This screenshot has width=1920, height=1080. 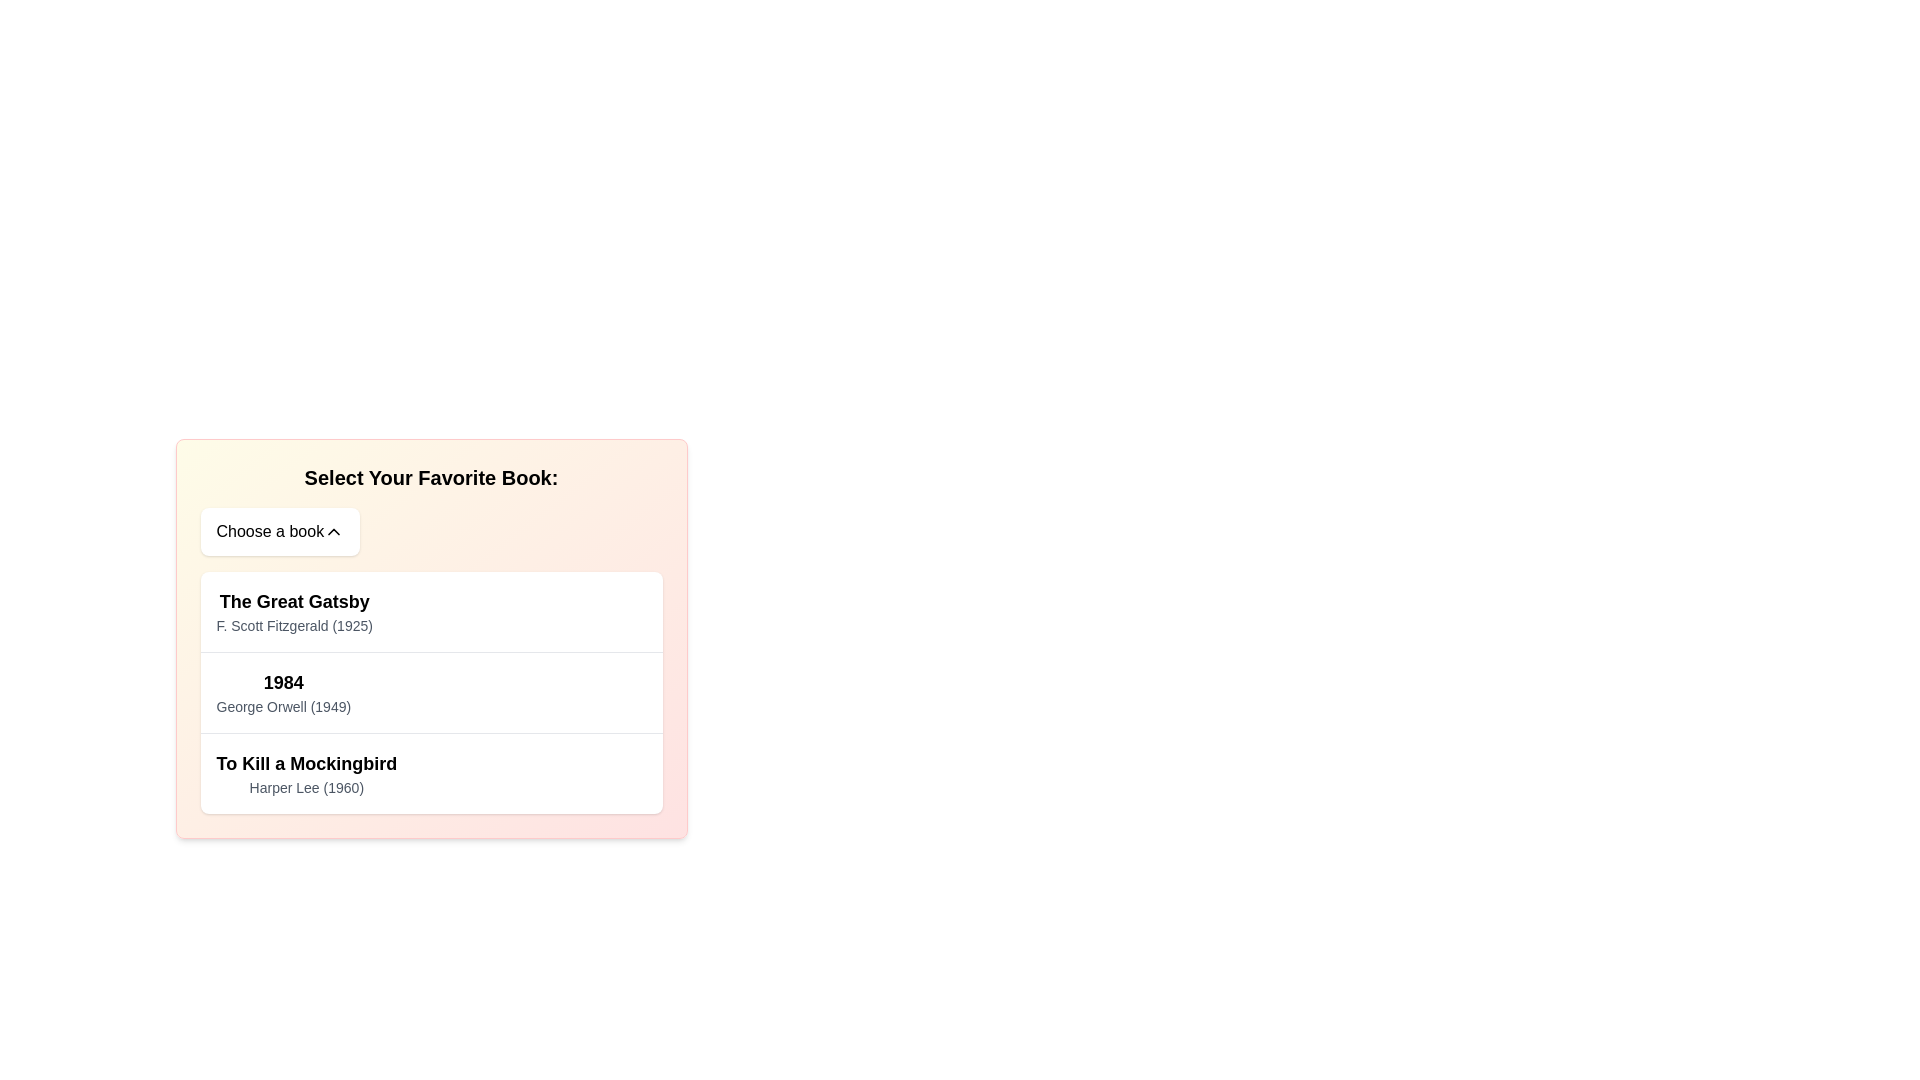 What do you see at coordinates (430, 639) in the screenshot?
I see `the first book item titled 'The Great Gatsby' in the list` at bounding box center [430, 639].